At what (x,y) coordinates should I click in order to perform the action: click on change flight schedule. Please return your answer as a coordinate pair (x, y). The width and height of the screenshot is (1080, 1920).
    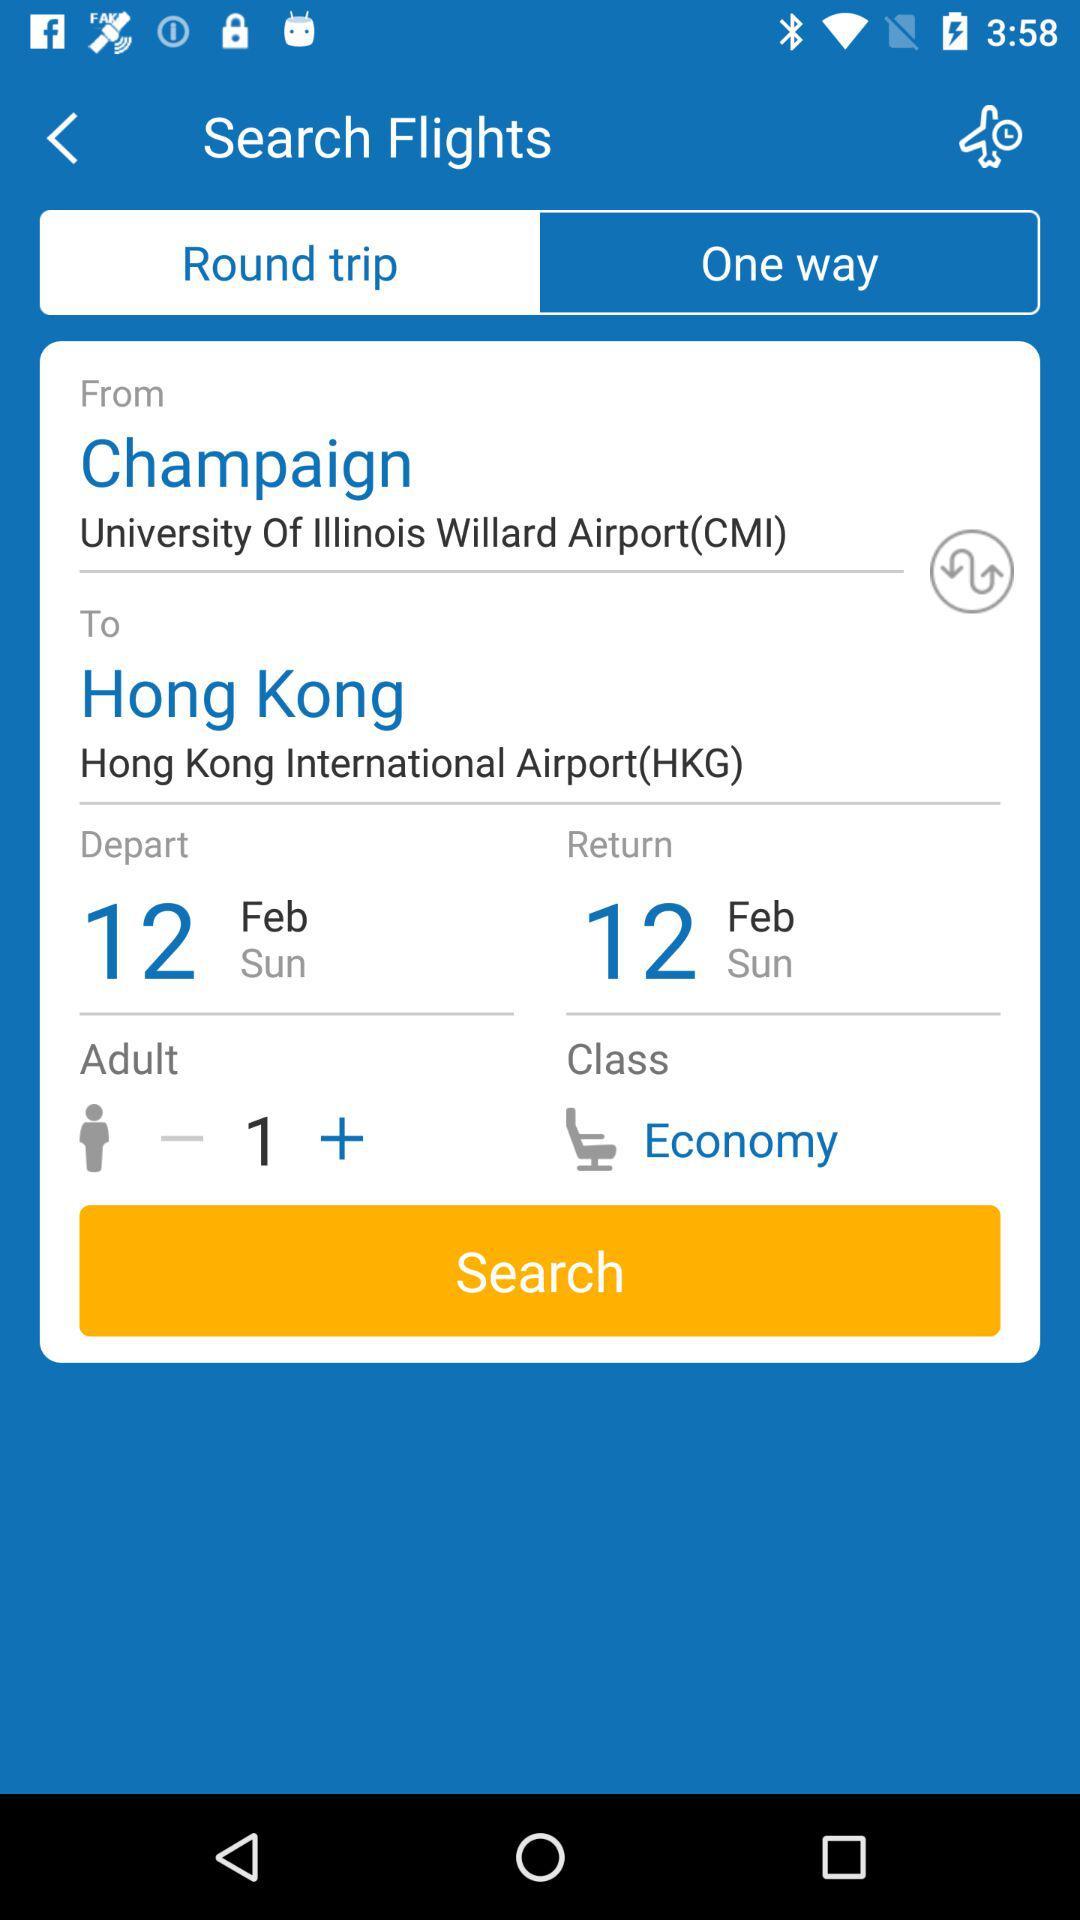
    Looking at the image, I should click on (1003, 135).